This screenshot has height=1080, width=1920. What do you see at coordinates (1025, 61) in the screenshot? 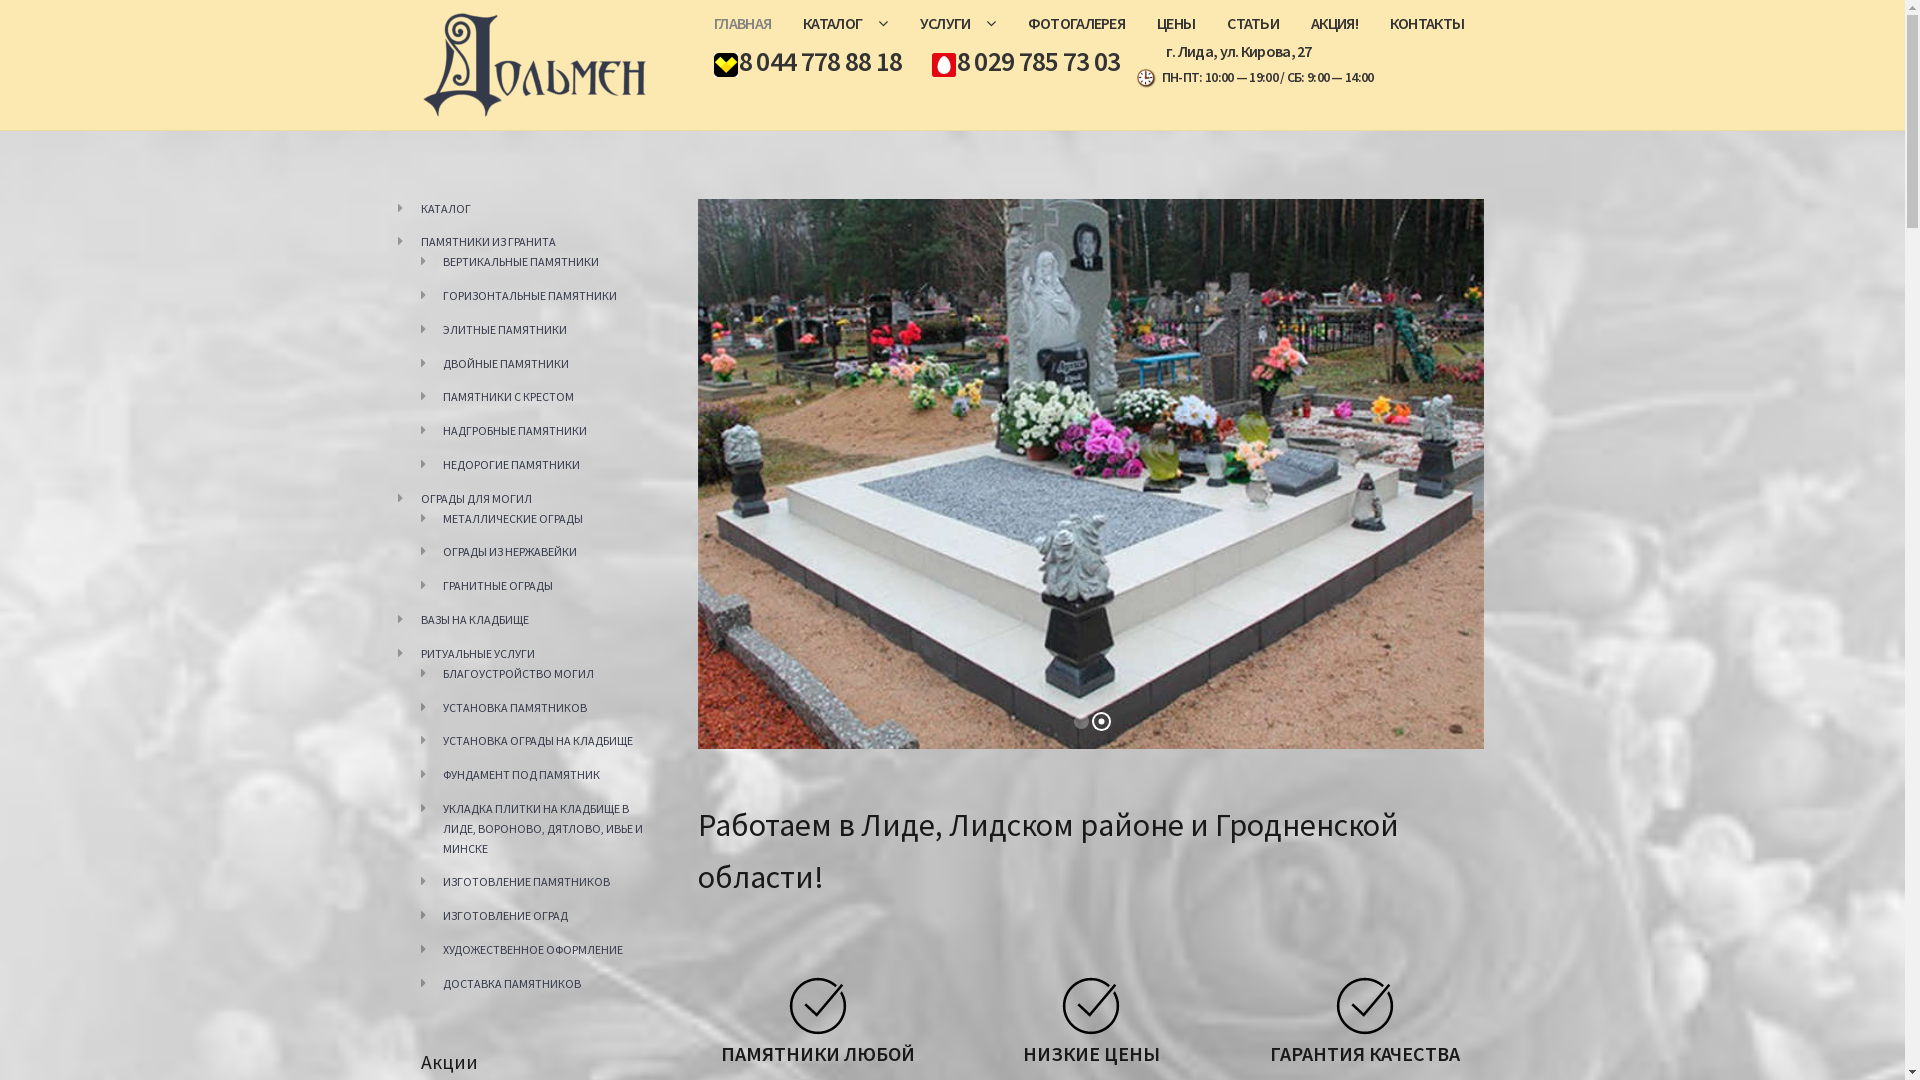
I see `'8 029 785 73 03'` at bounding box center [1025, 61].